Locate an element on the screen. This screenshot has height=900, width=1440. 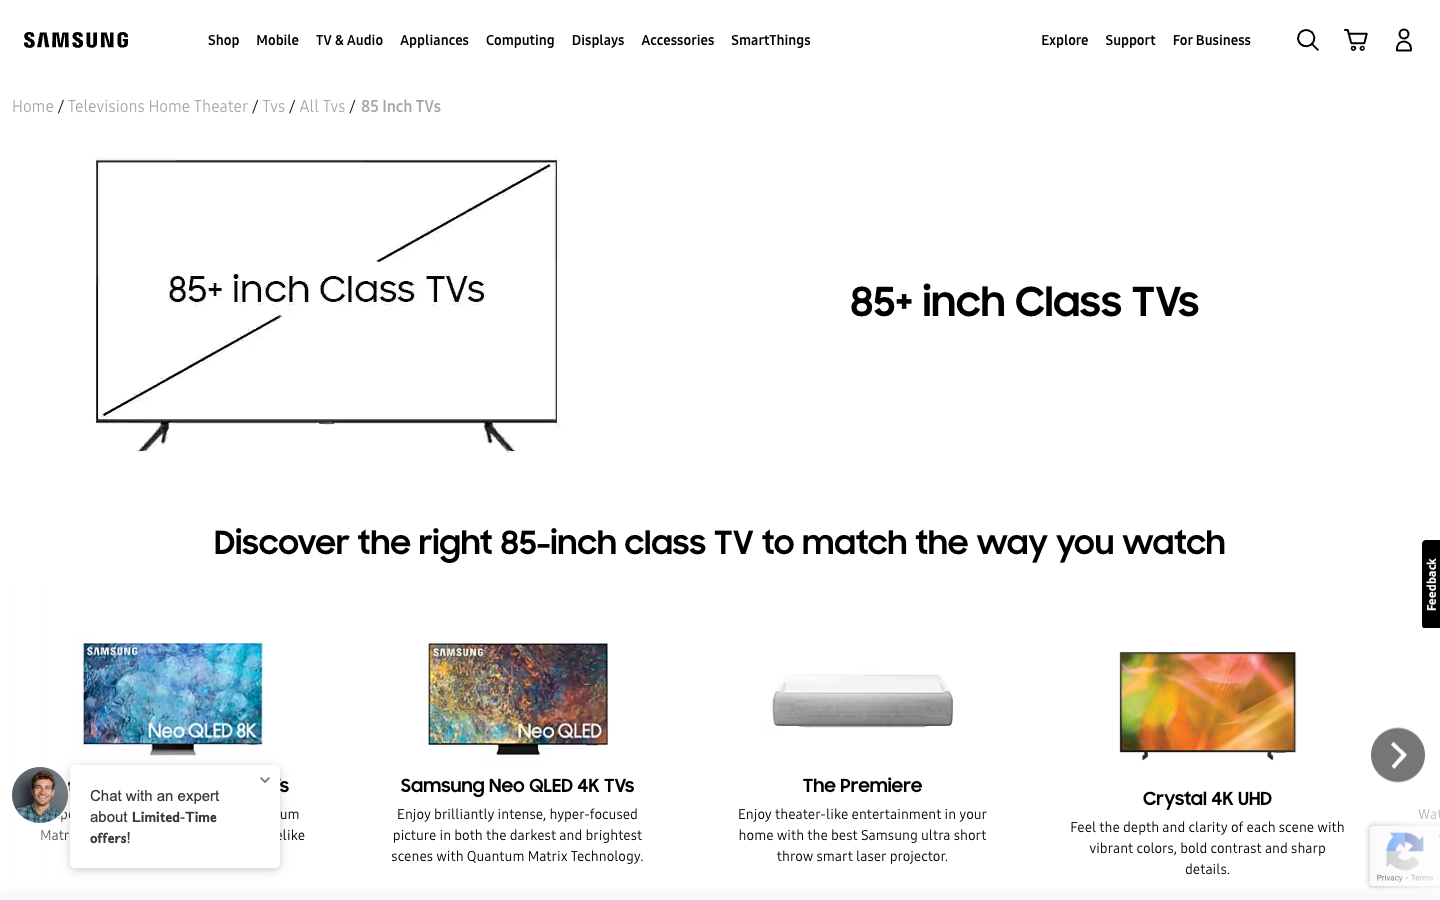
the cart by clicking on the cart icon is located at coordinates (1355, 38).